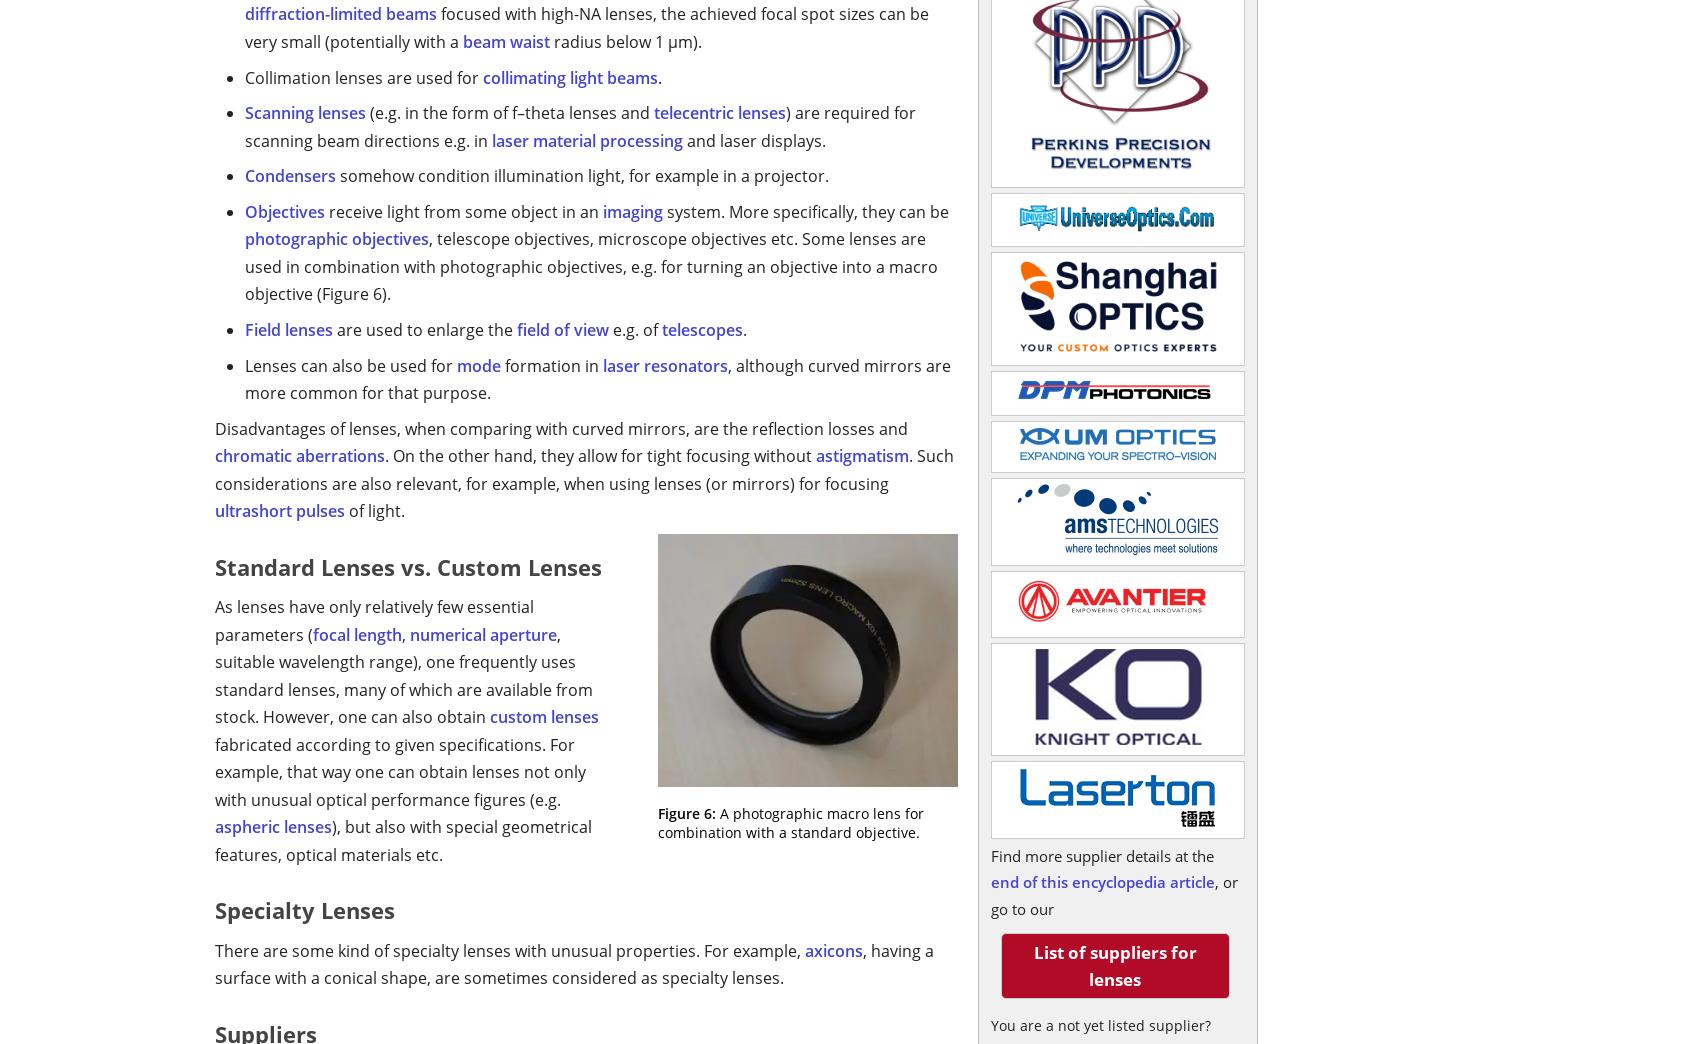 The image size is (1695, 1044). Describe the element at coordinates (362, 77) in the screenshot. I see `'Collimation lenses are used for'` at that location.